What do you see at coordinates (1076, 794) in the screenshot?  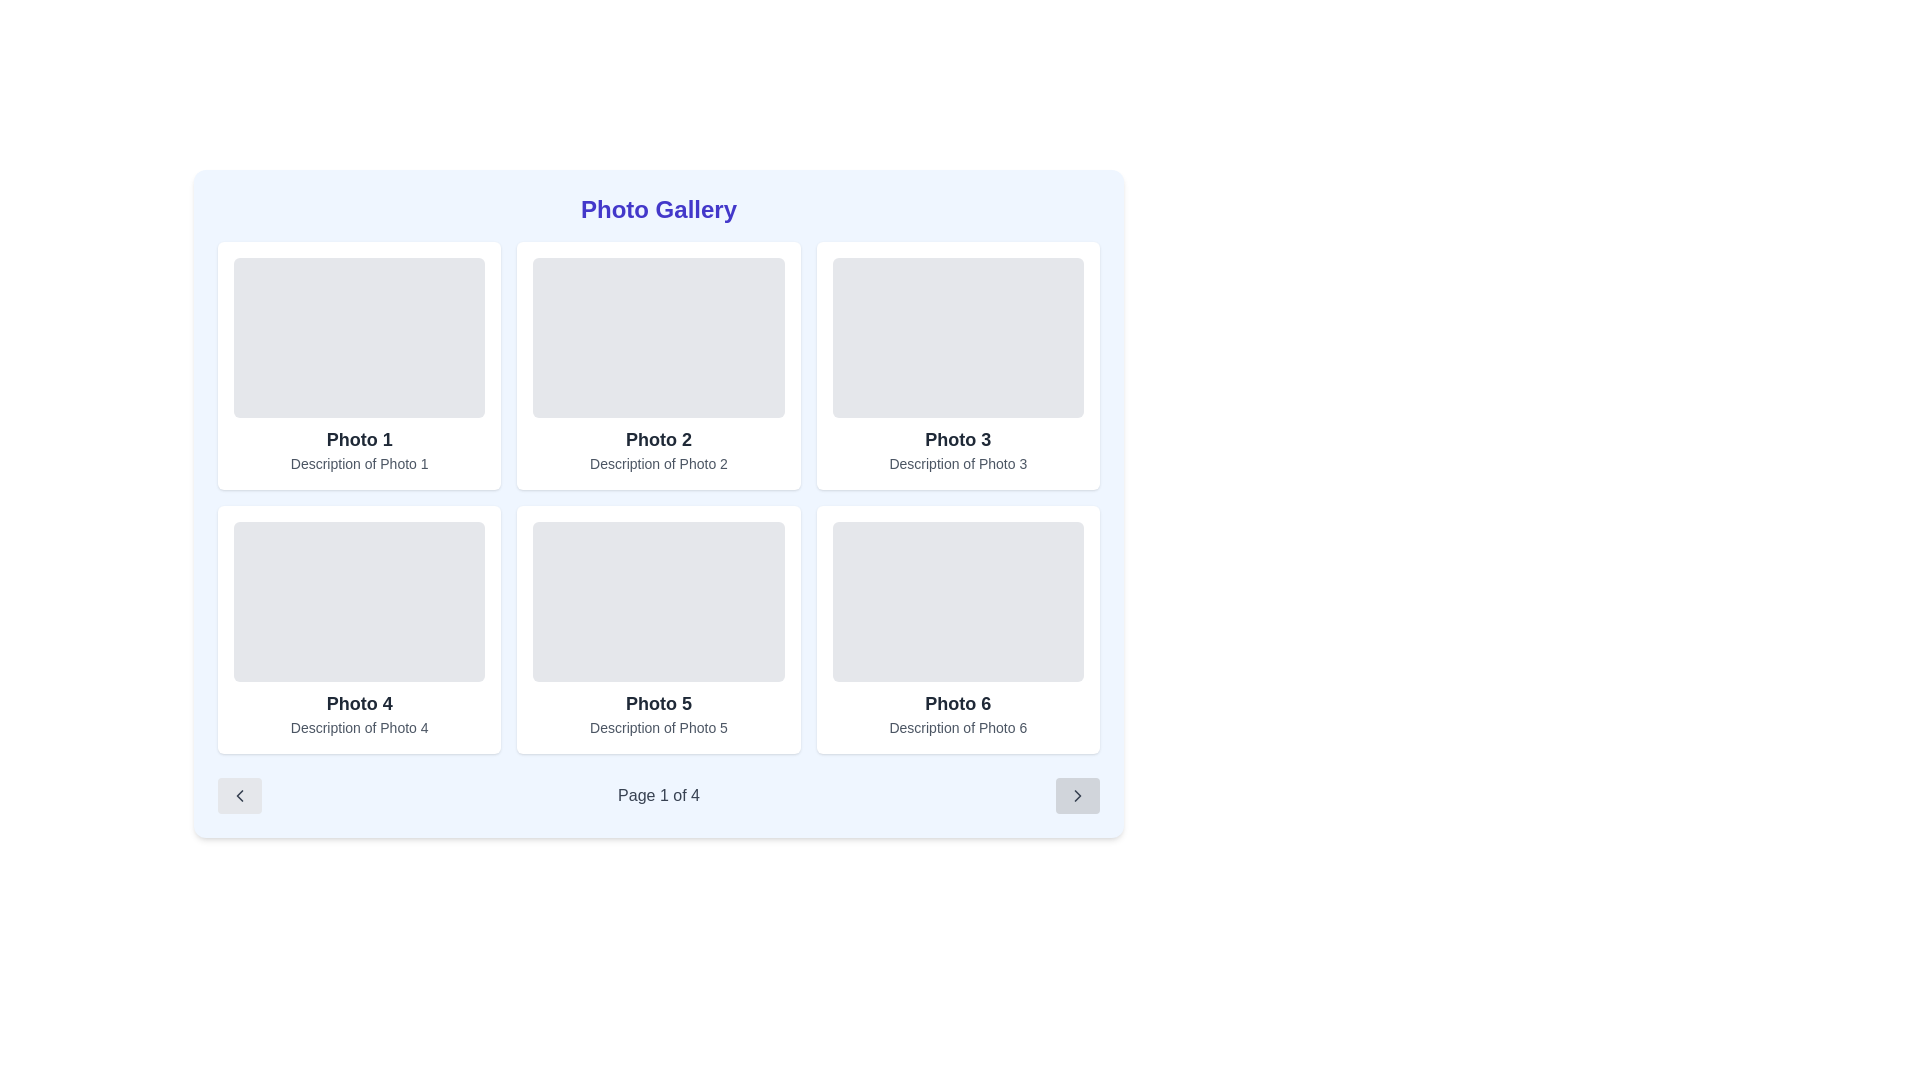 I see `the rightward-pointing chevron icon located at the center of the rightmost button in the bottom navigation bar` at bounding box center [1076, 794].